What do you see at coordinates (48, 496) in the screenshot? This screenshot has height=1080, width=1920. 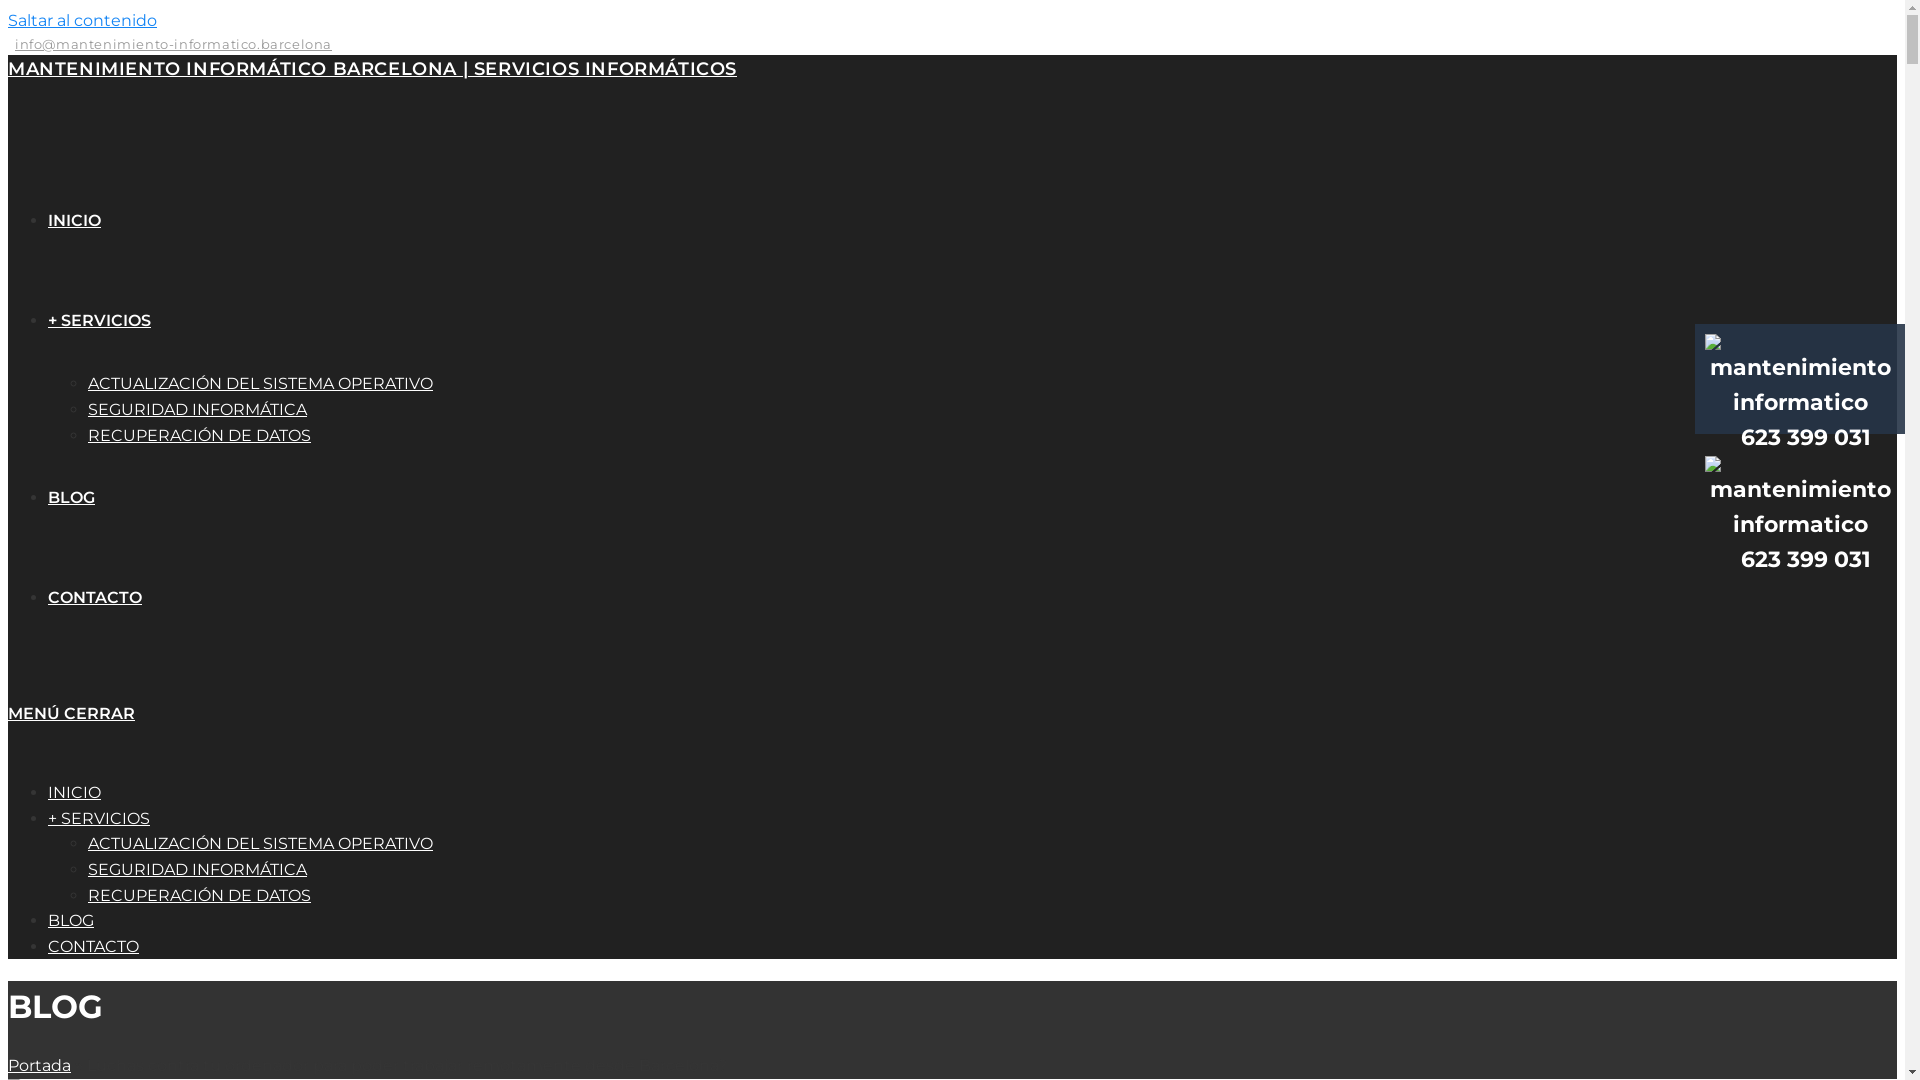 I see `'BLOG'` at bounding box center [48, 496].